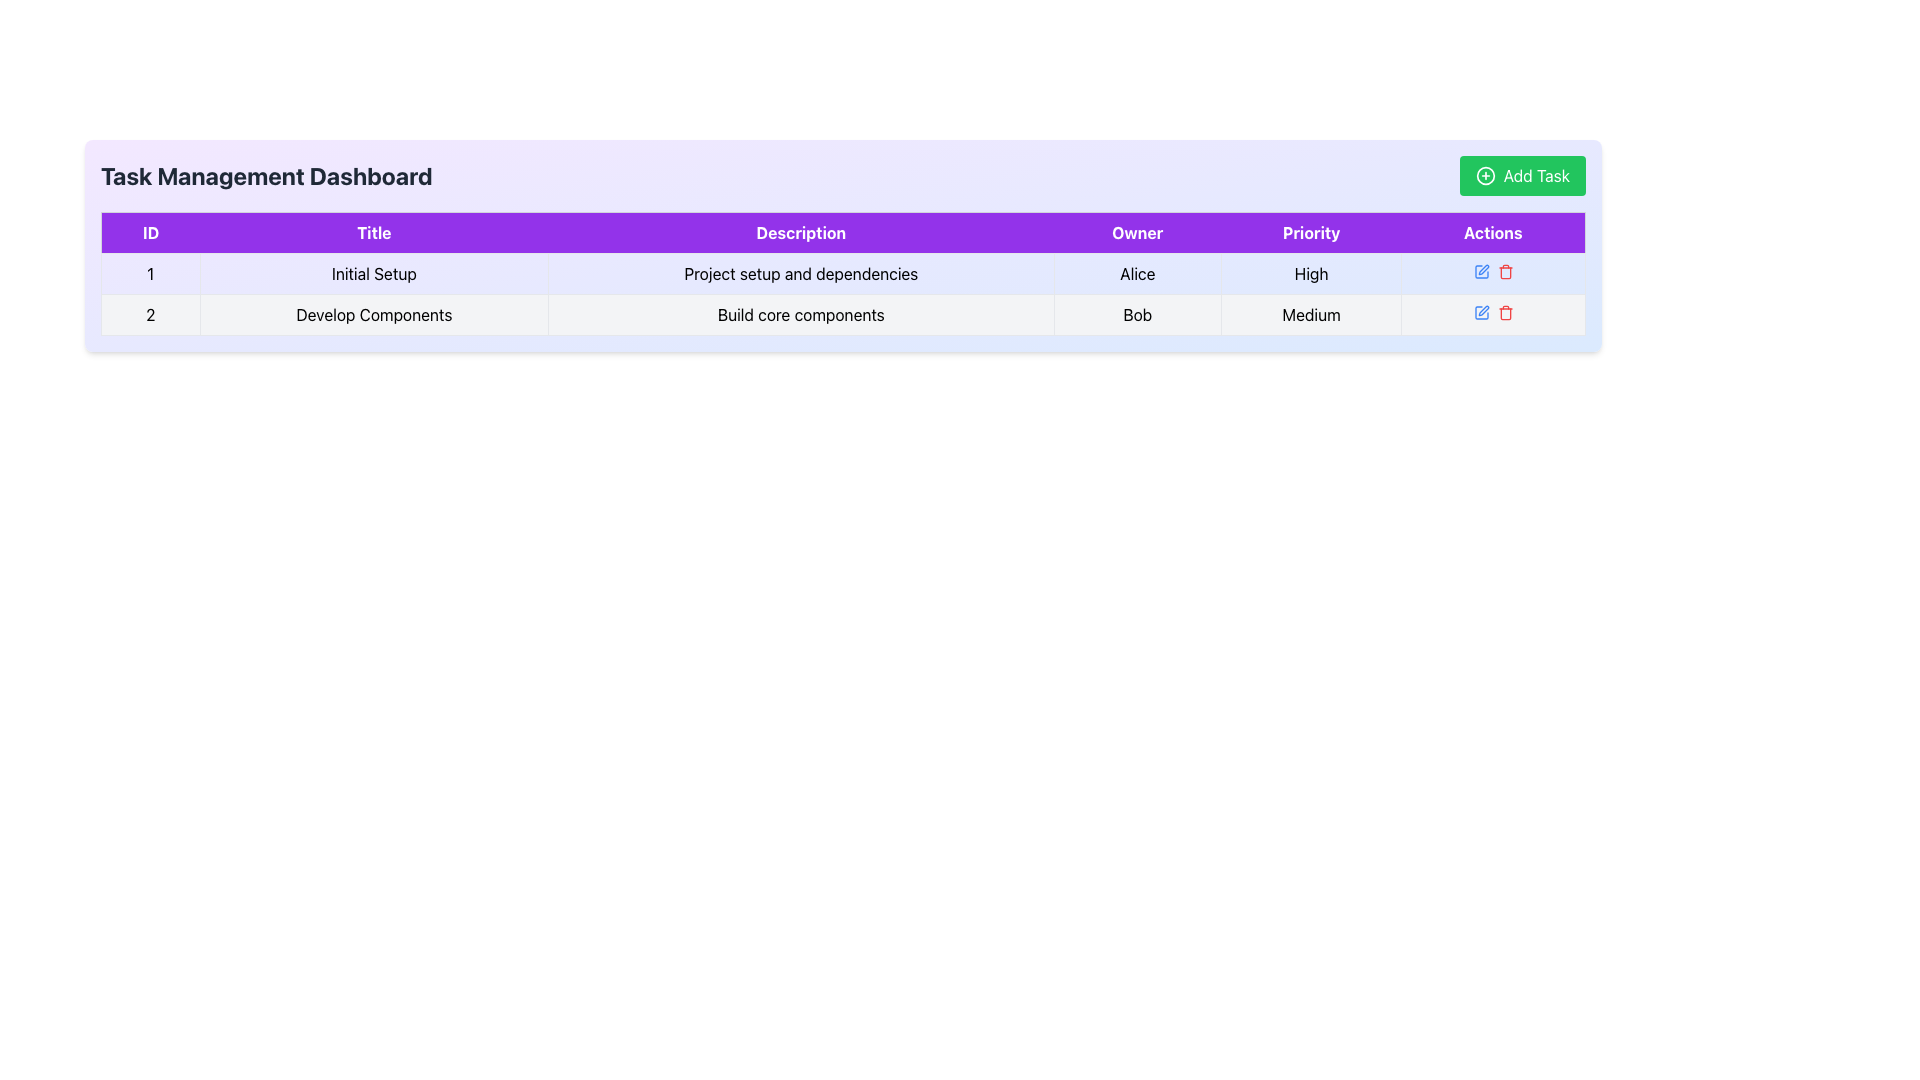 This screenshot has width=1920, height=1080. Describe the element at coordinates (843, 294) in the screenshot. I see `the first row of the table that contains ID '1', Title 'Initial Setup', Description 'Project setup and dependencies', Owner 'Alice', and Priority 'High'` at that location.